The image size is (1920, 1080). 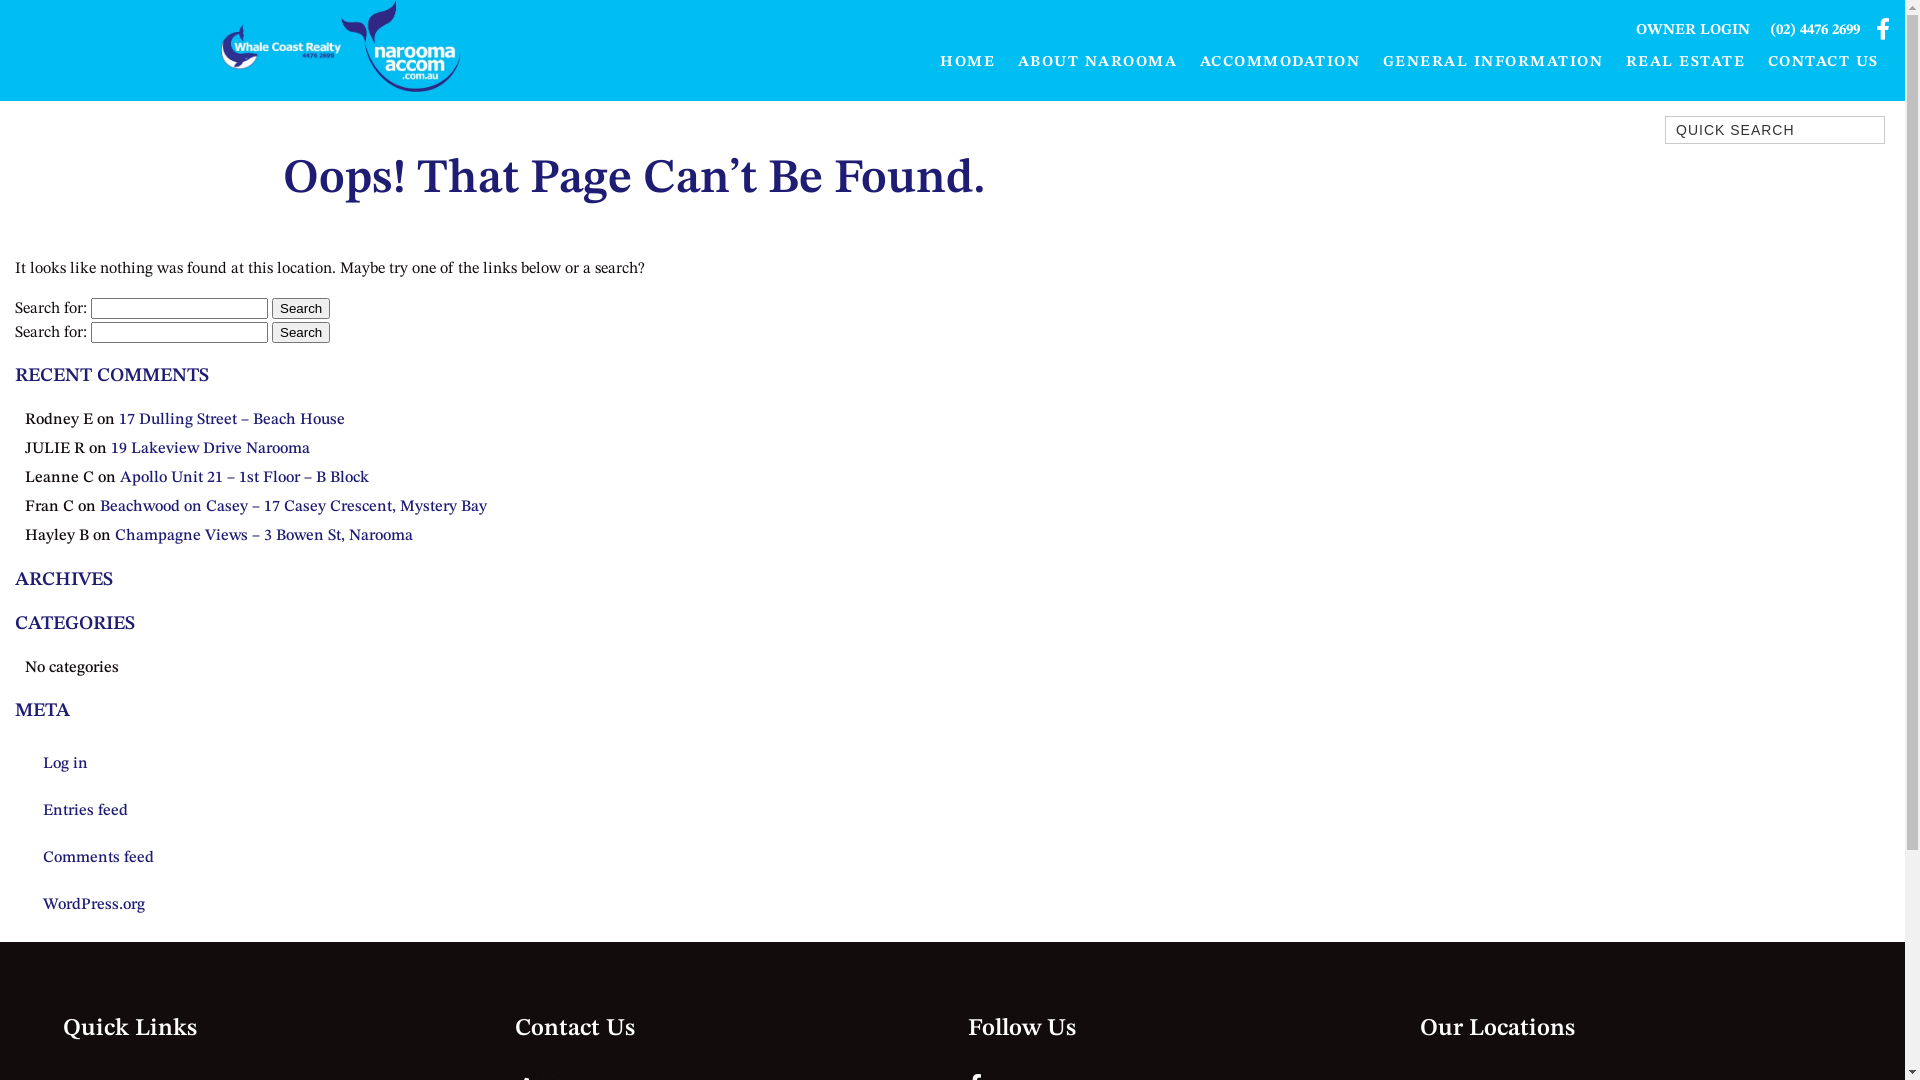 I want to click on '19 Lakeview Drive Narooma', so click(x=210, y=447).